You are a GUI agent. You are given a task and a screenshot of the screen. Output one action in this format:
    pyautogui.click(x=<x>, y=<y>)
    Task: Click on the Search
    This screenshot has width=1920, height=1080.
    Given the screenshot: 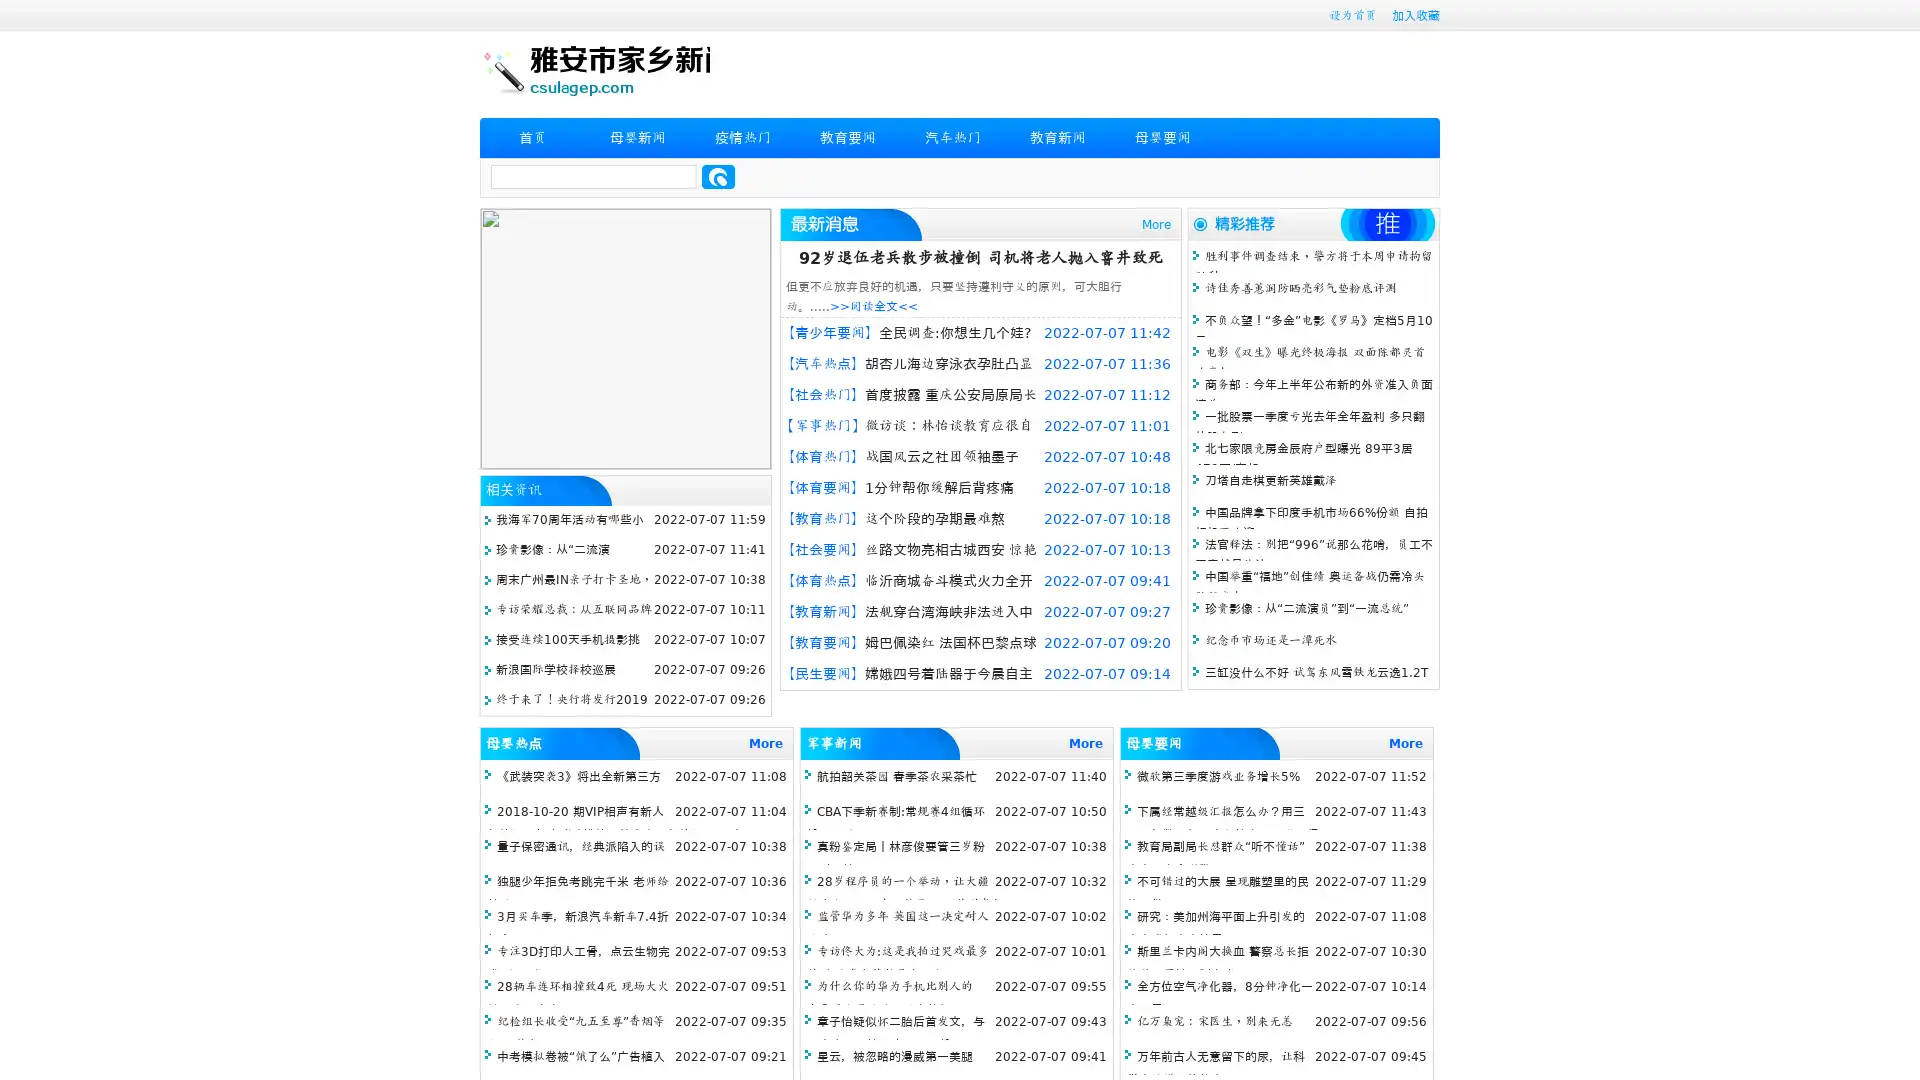 What is the action you would take?
    pyautogui.click(x=718, y=176)
    